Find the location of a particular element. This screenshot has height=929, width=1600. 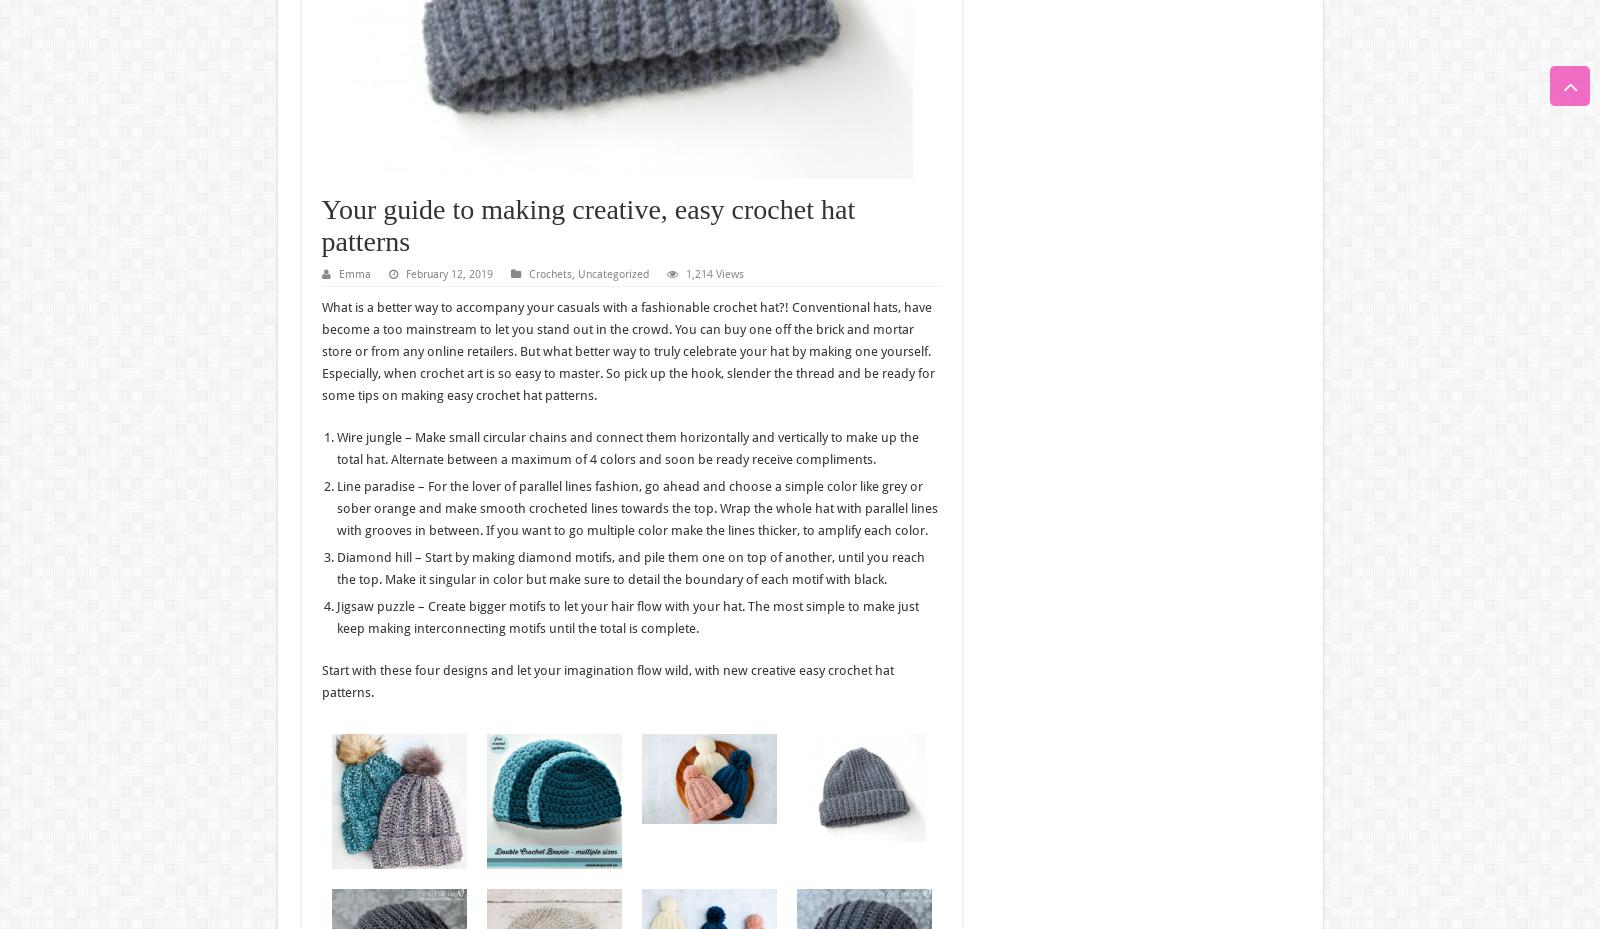

'Uncategorized' is located at coordinates (612, 273).